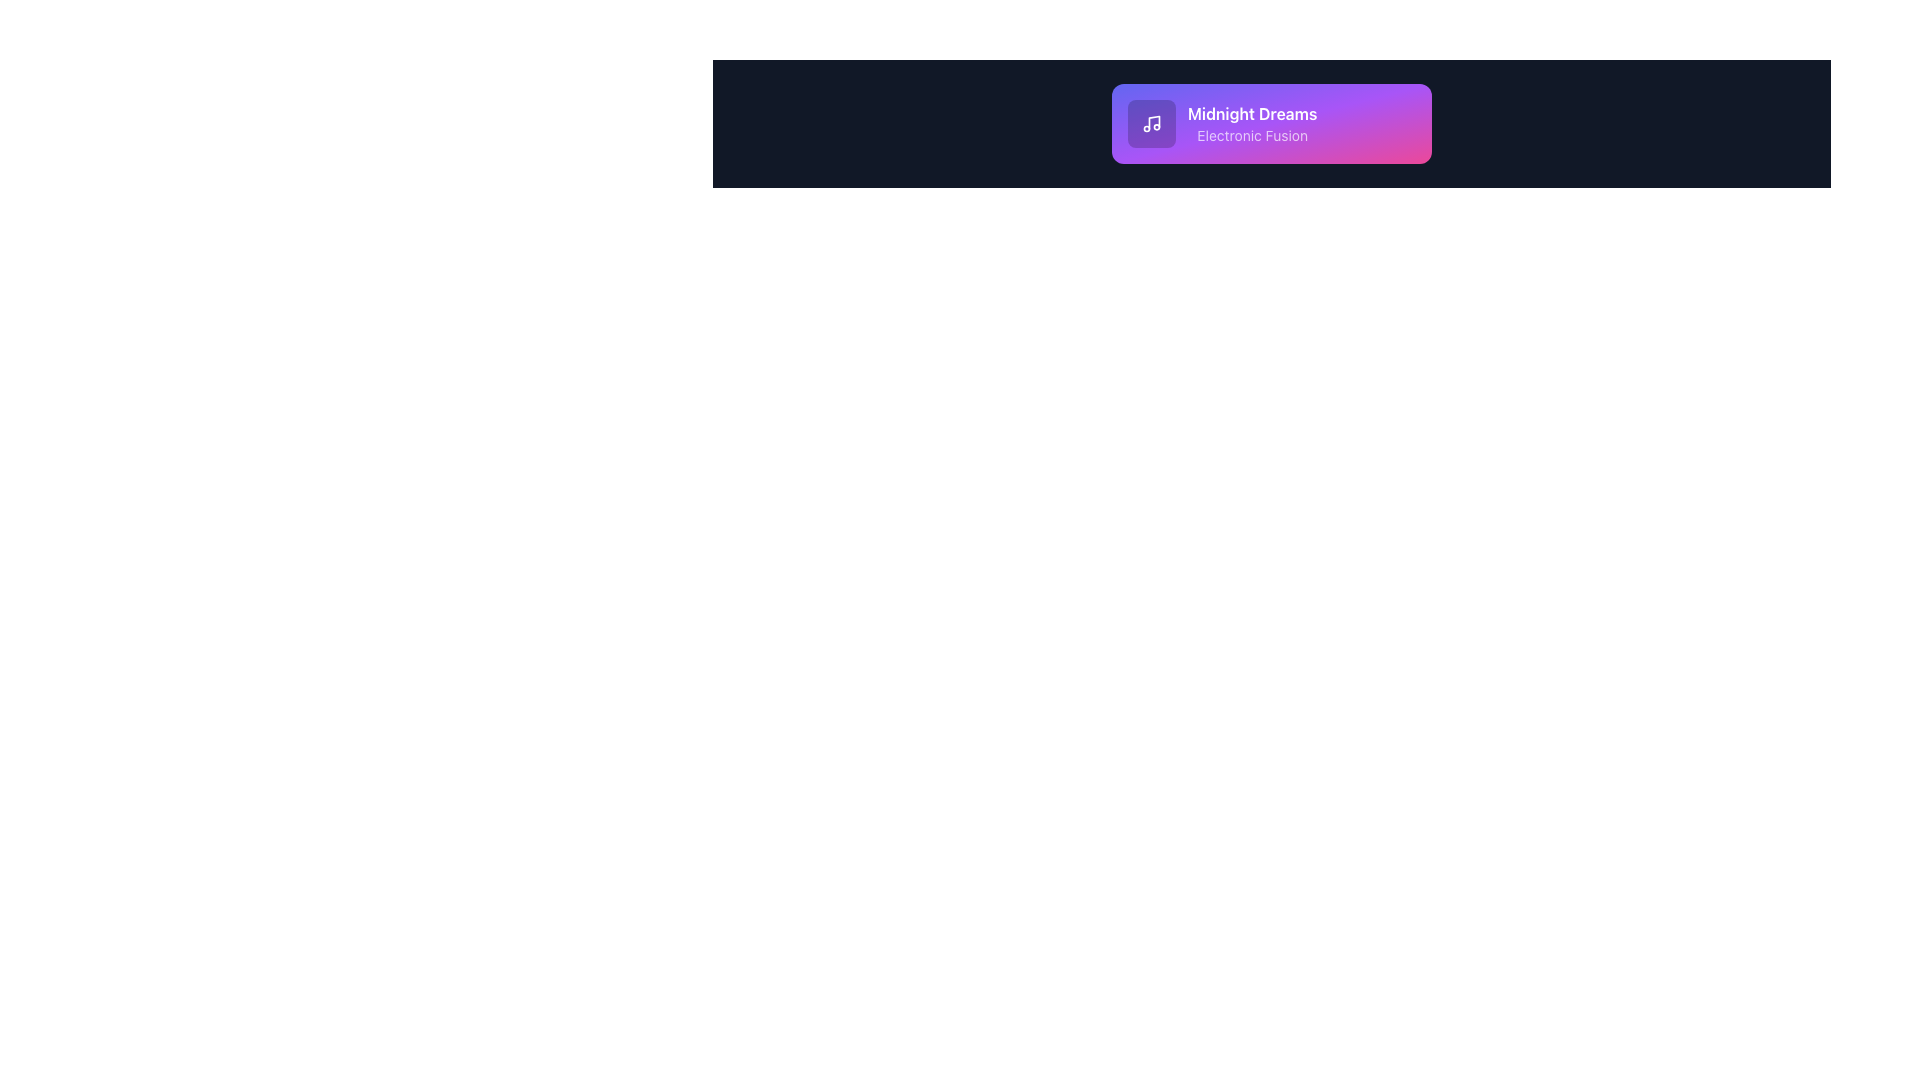 This screenshot has width=1920, height=1080. I want to click on the text block titled 'Midnight Dreams' with the subtitle 'Electronic Fusion', which is displayed in white and lighter text on a gradient background, so click(1271, 123).